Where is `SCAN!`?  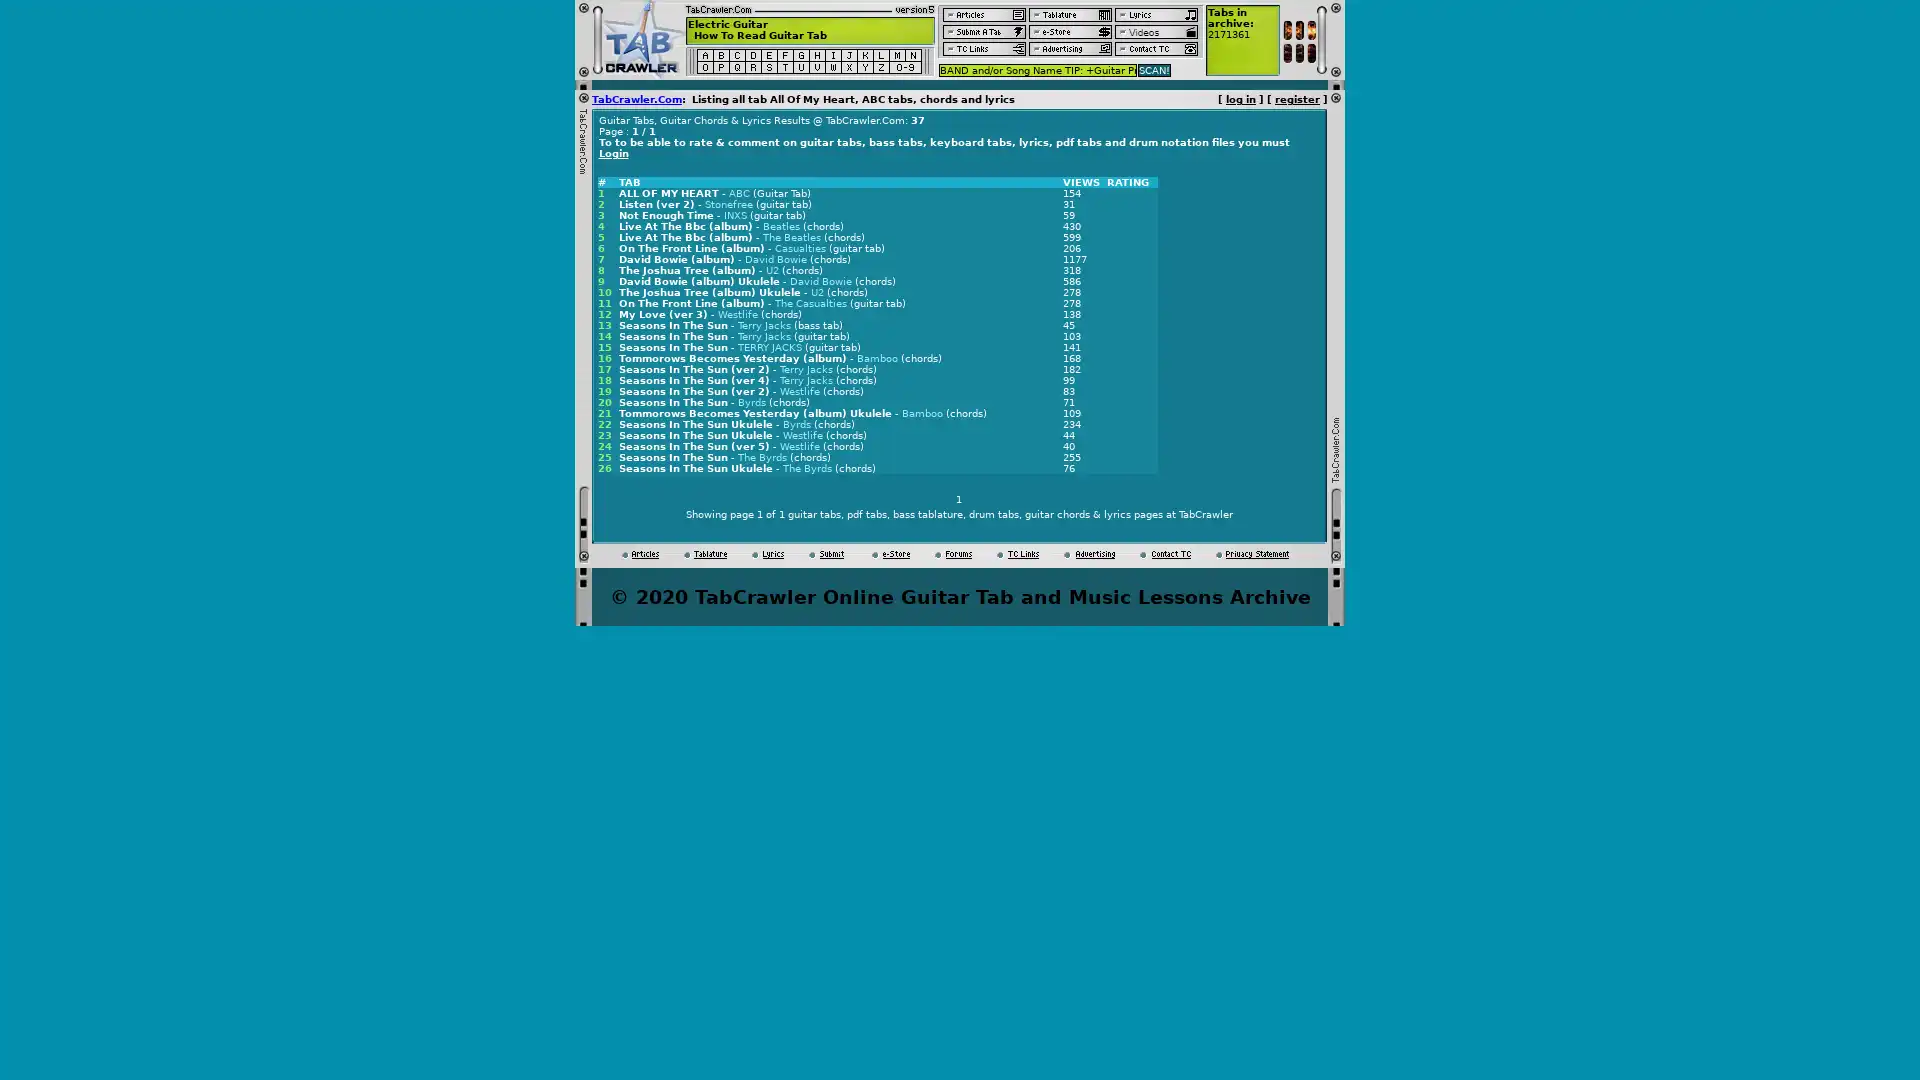 SCAN! is located at coordinates (1154, 68).